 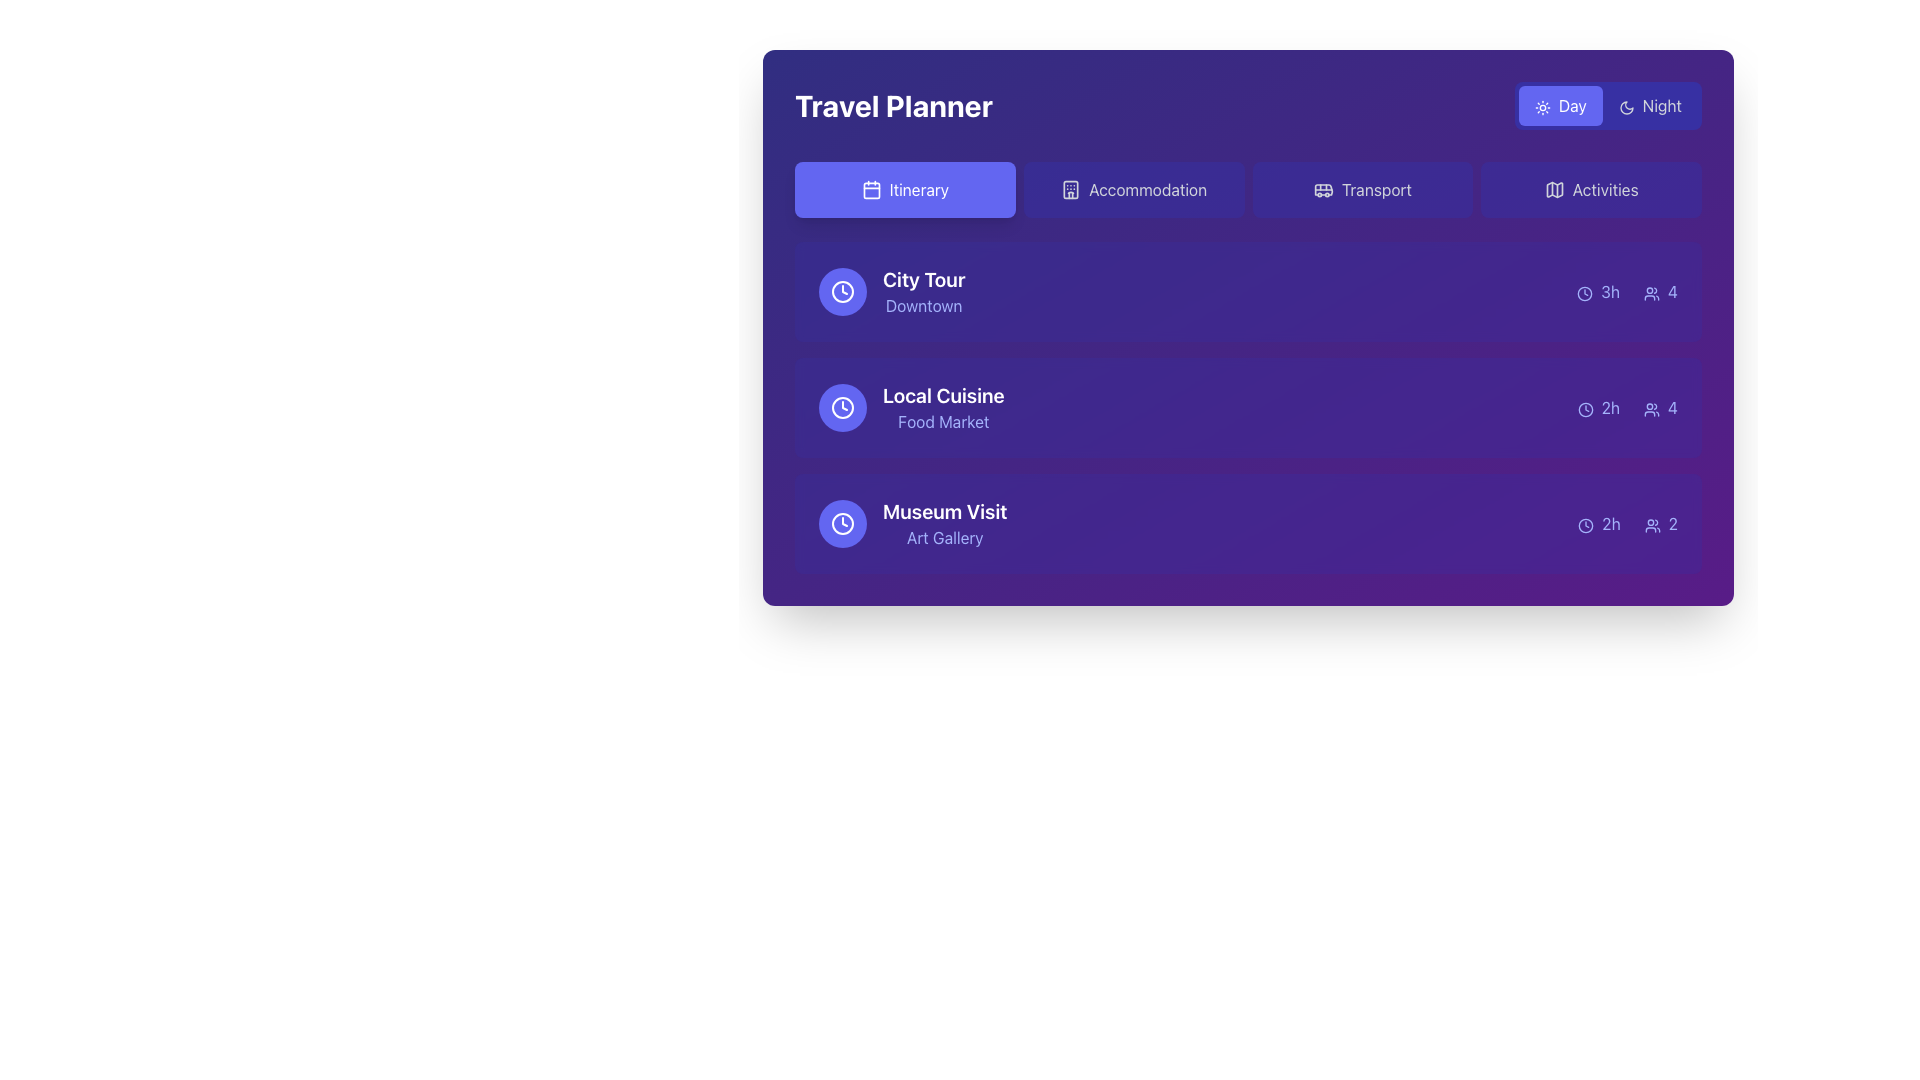 I want to click on the event item located in the third position of the vertical list within the 'Itinerary' section of the 'Travel Planner' interface, so click(x=912, y=523).